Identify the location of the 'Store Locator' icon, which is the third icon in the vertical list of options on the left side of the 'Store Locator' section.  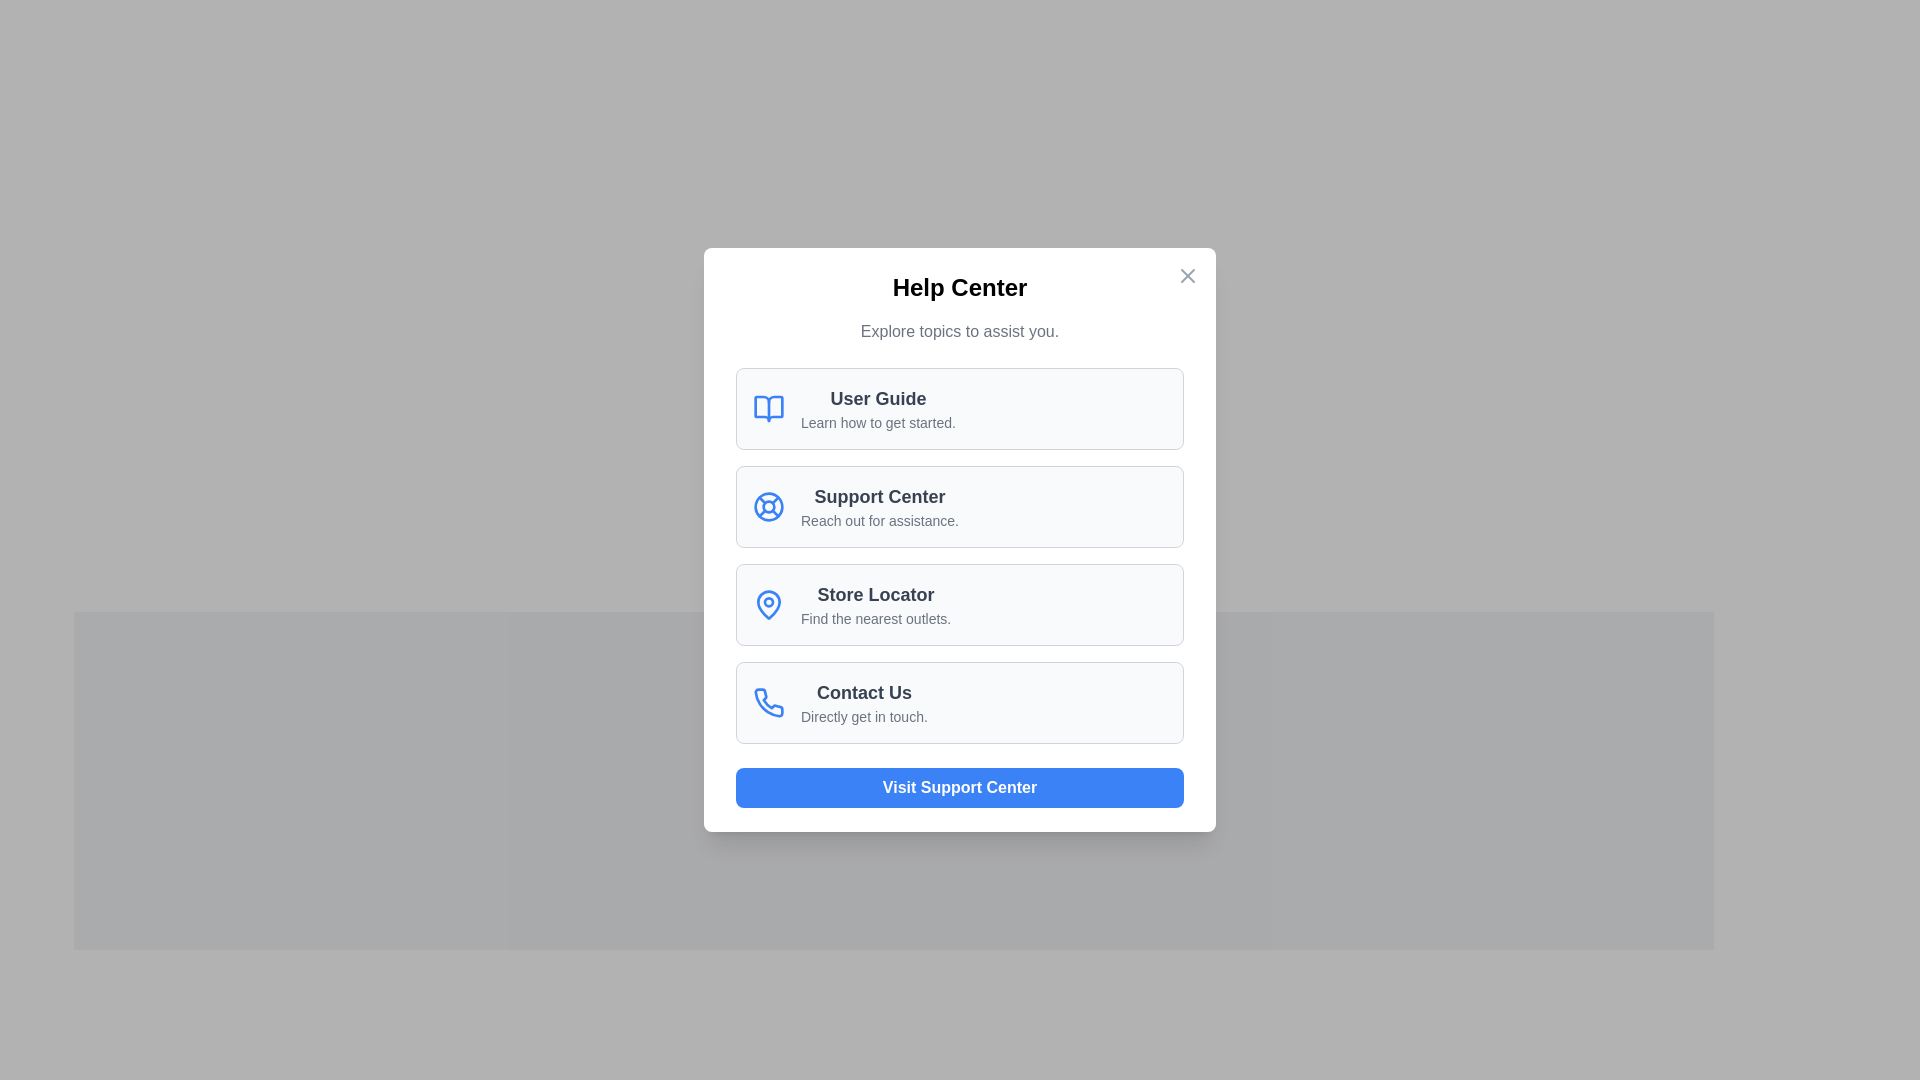
(767, 603).